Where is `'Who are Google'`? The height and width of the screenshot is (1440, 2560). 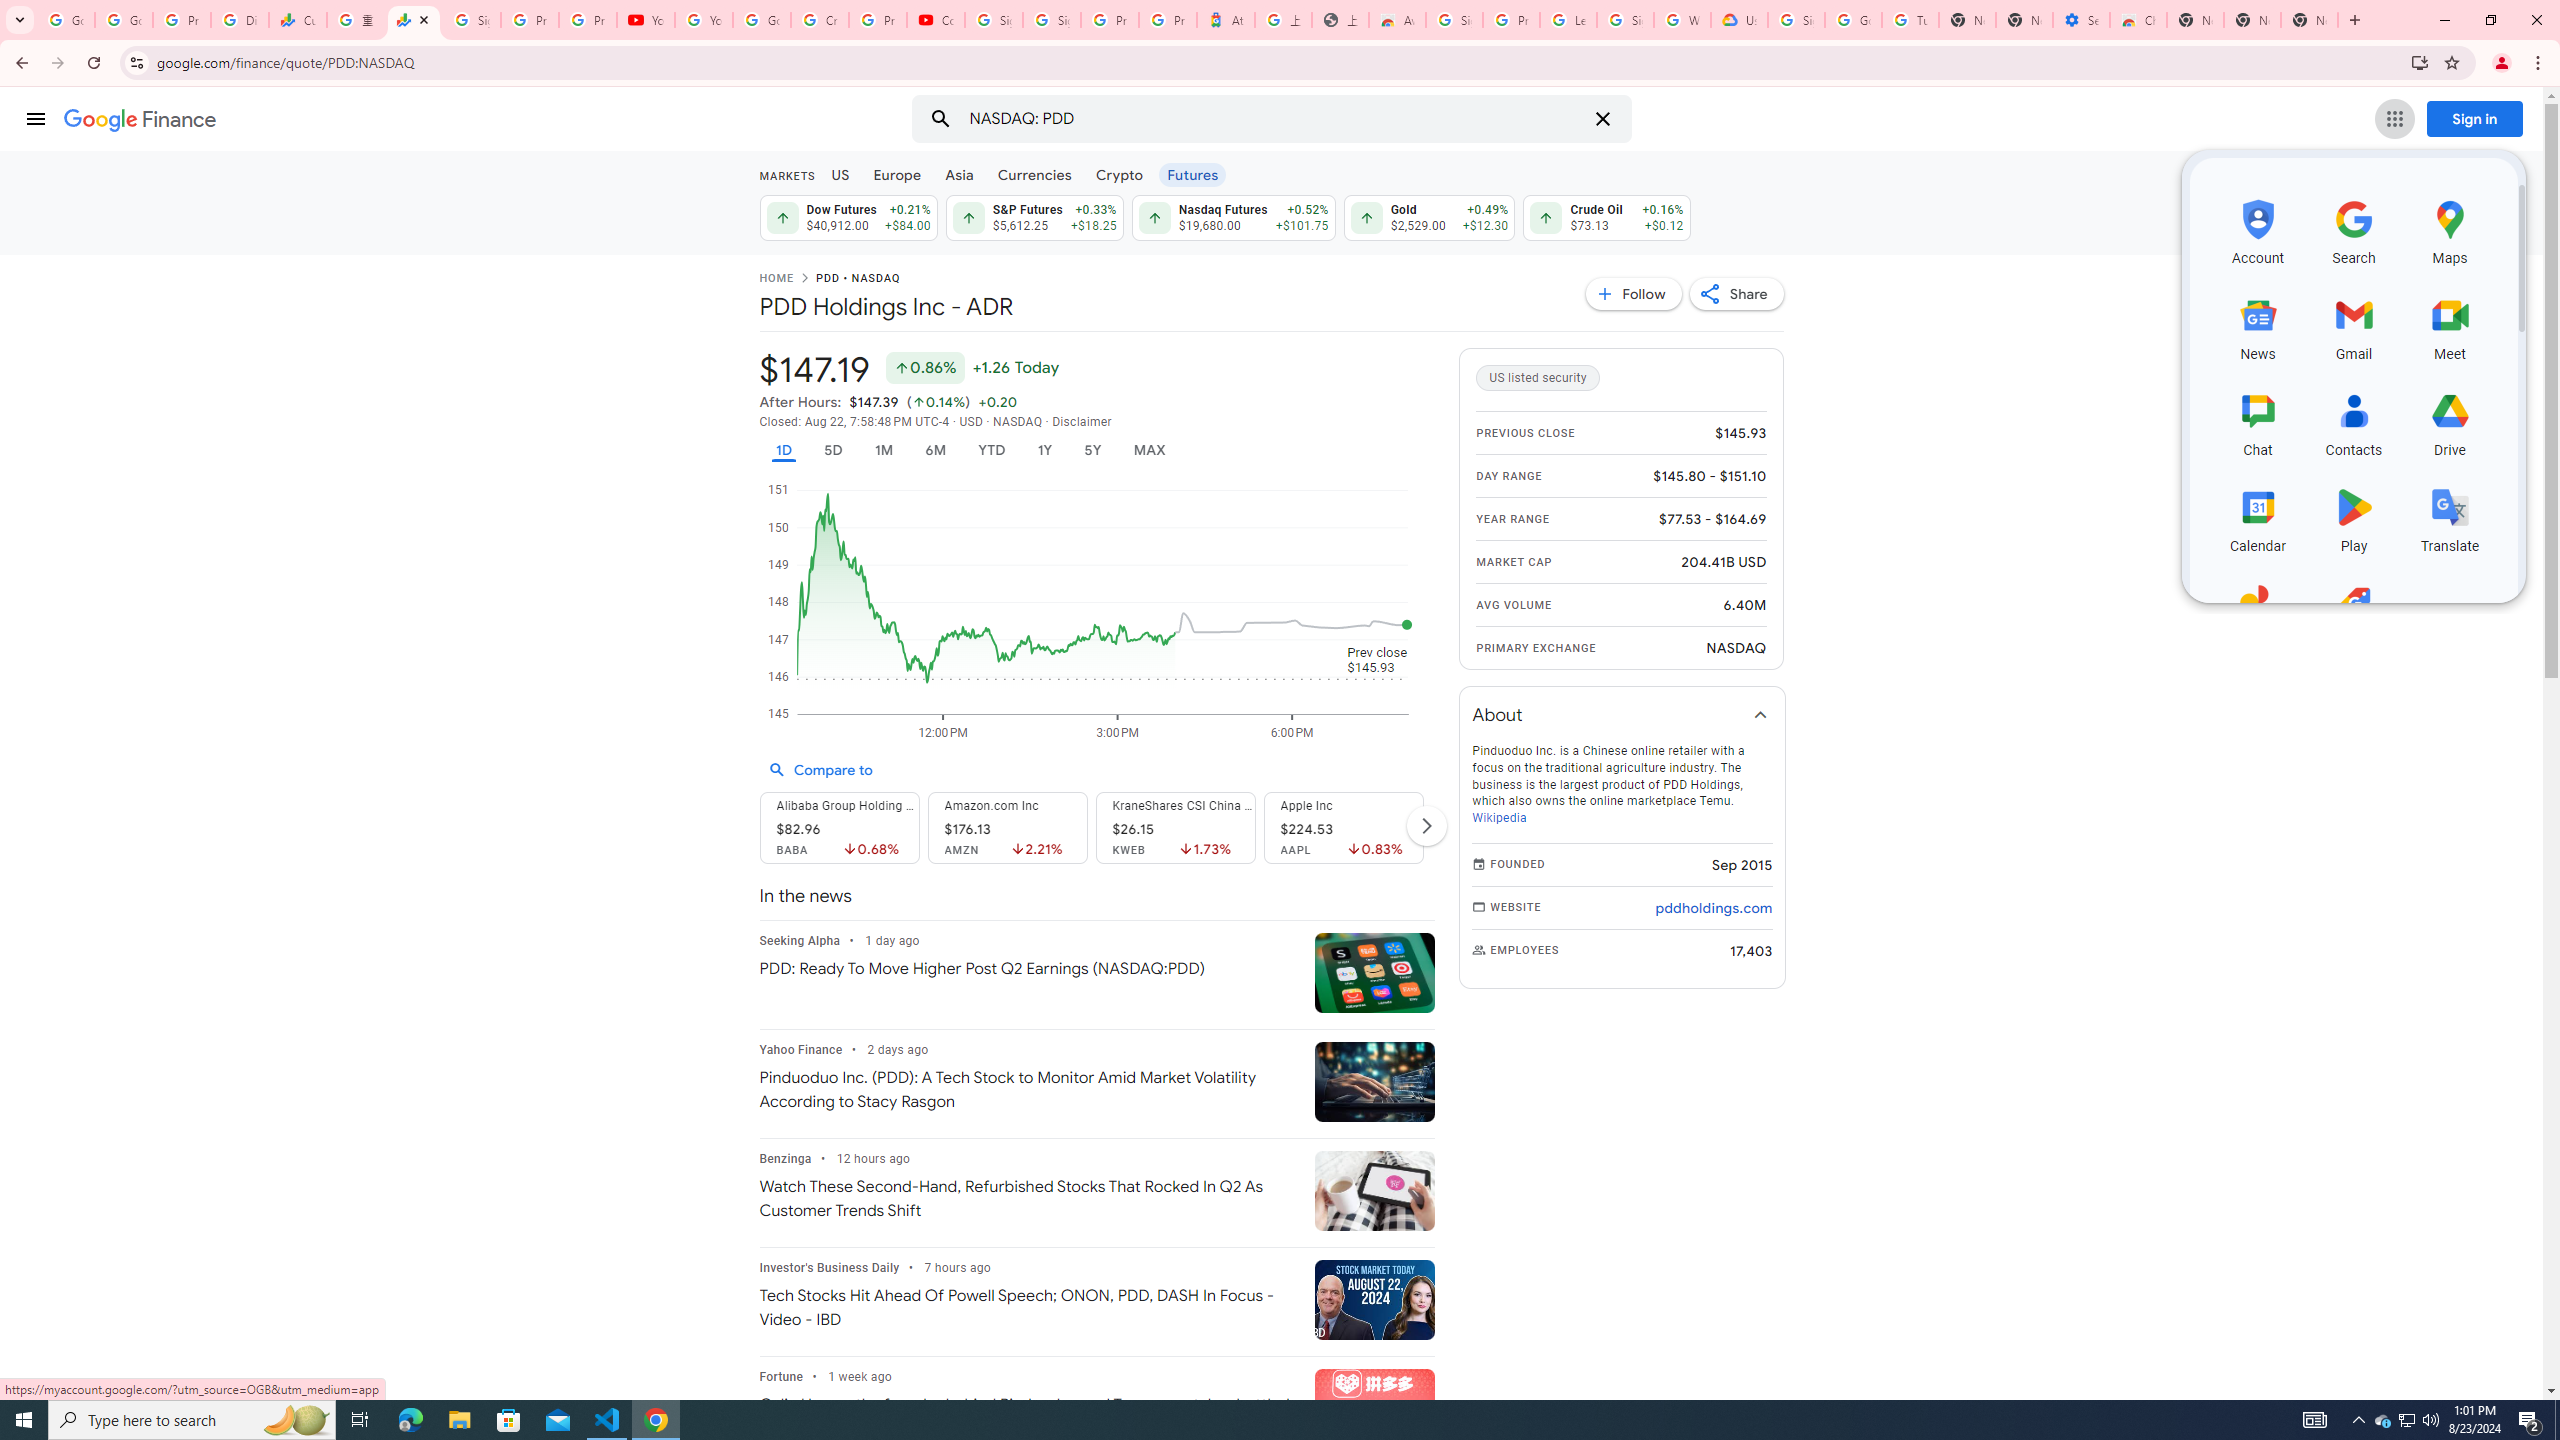 'Who are Google' is located at coordinates (1683, 19).